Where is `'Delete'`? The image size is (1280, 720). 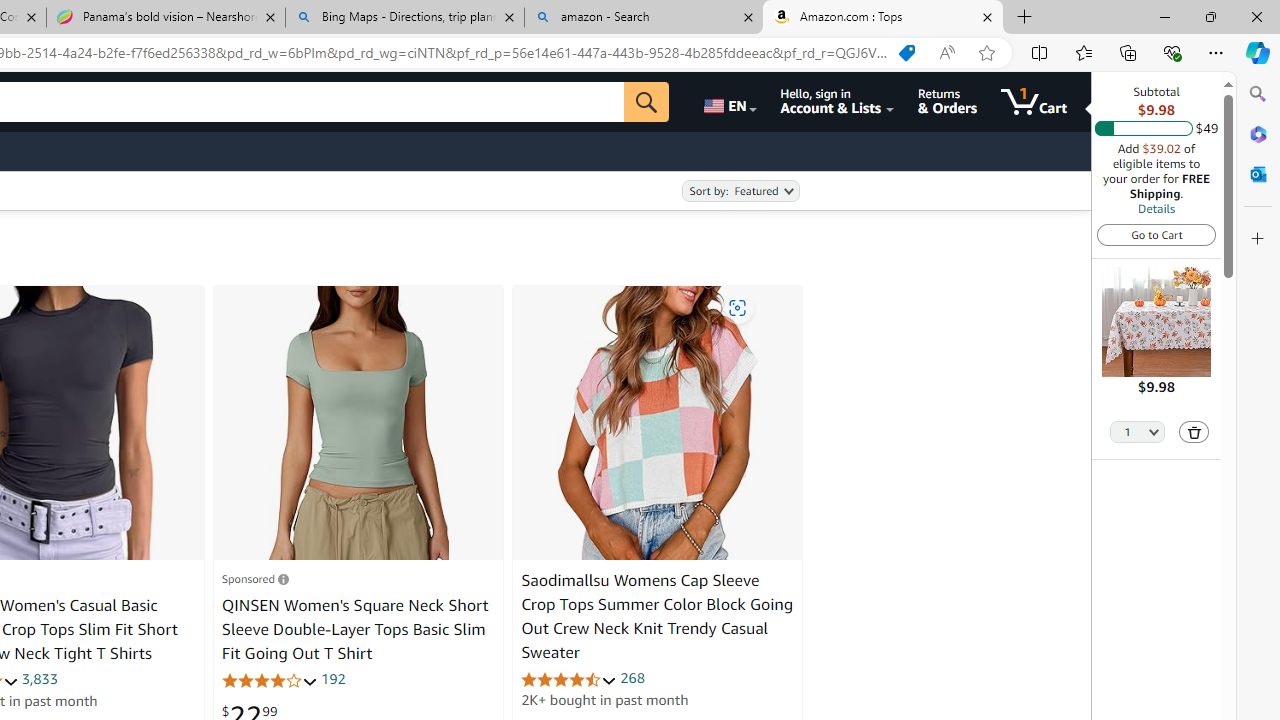
'Delete' is located at coordinates (1194, 430).